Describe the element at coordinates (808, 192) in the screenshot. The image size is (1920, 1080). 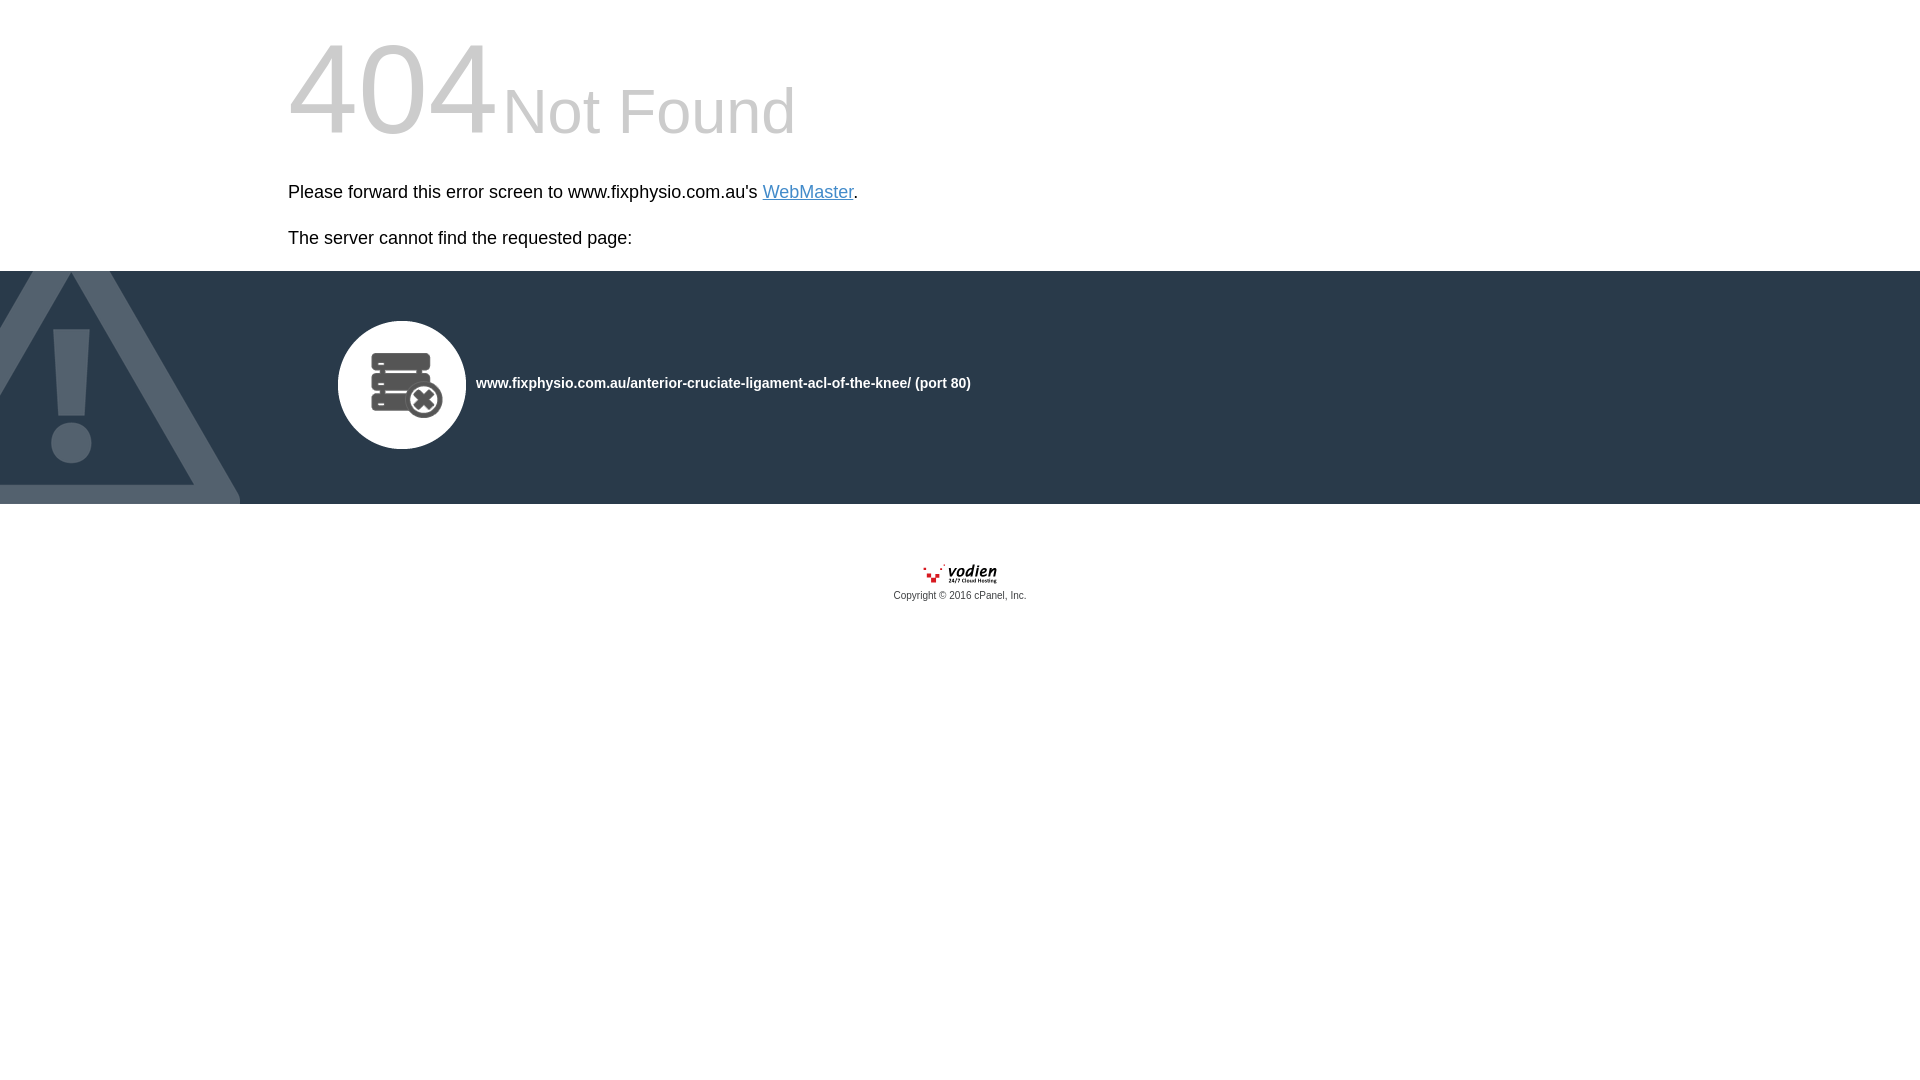
I see `'WebMaster'` at that location.